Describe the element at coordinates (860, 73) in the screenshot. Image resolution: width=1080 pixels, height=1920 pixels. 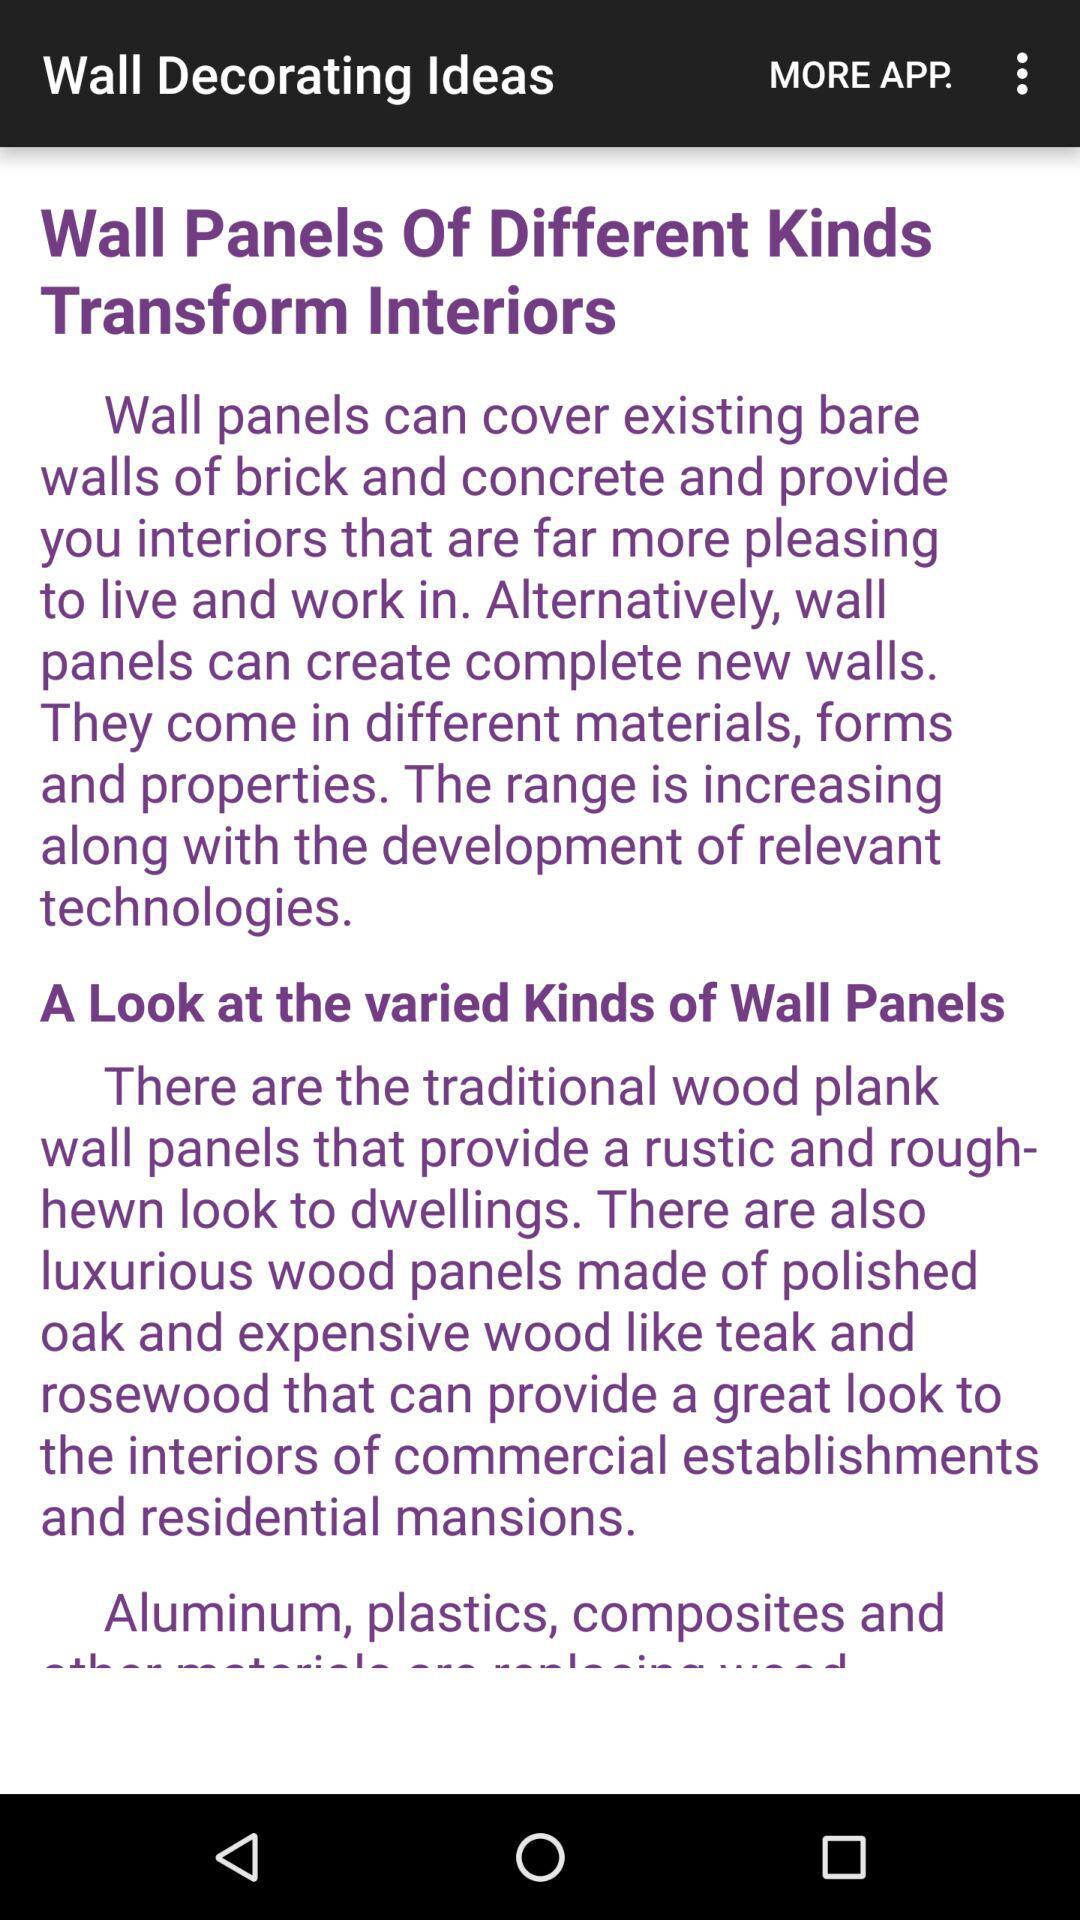
I see `icon above the wall panels of` at that location.